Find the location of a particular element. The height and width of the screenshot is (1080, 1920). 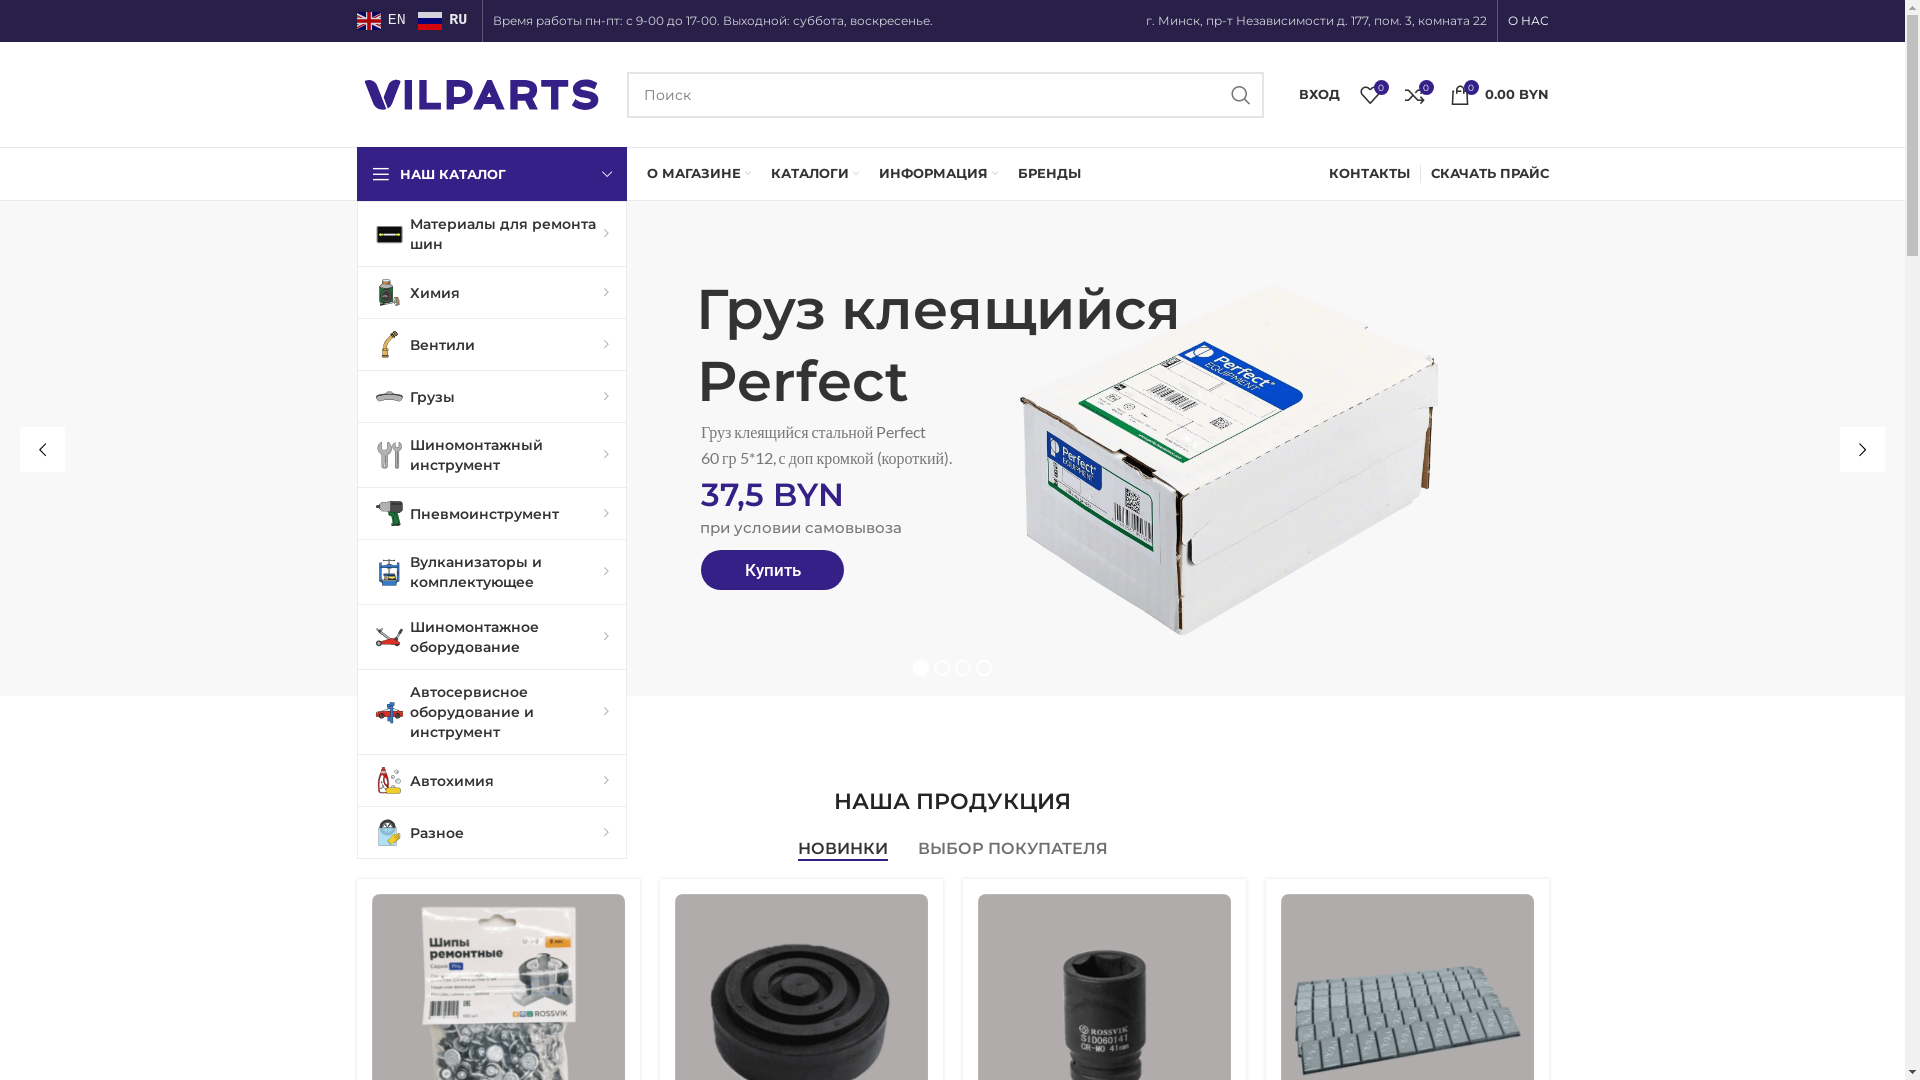

'EN' is located at coordinates (383, 20).